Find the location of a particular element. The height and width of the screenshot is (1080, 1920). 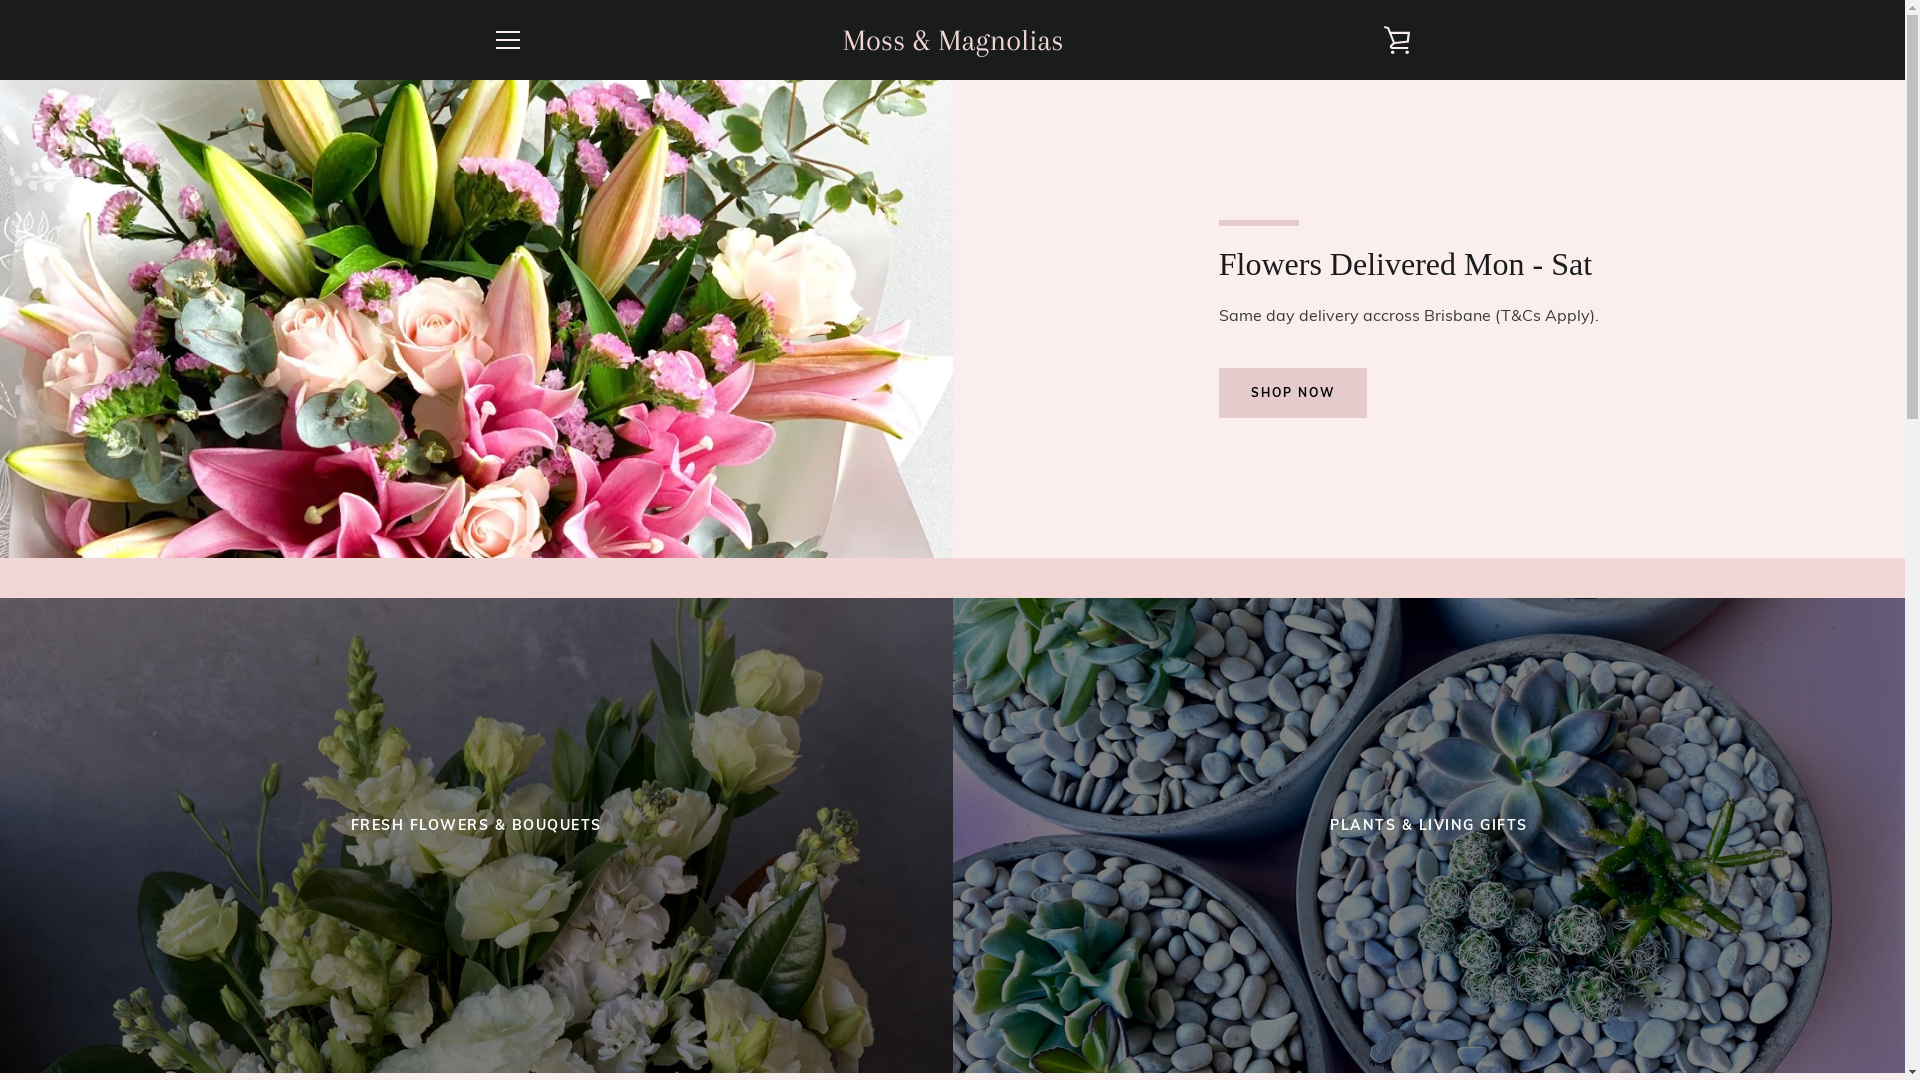

'MENU' is located at coordinates (507, 39).